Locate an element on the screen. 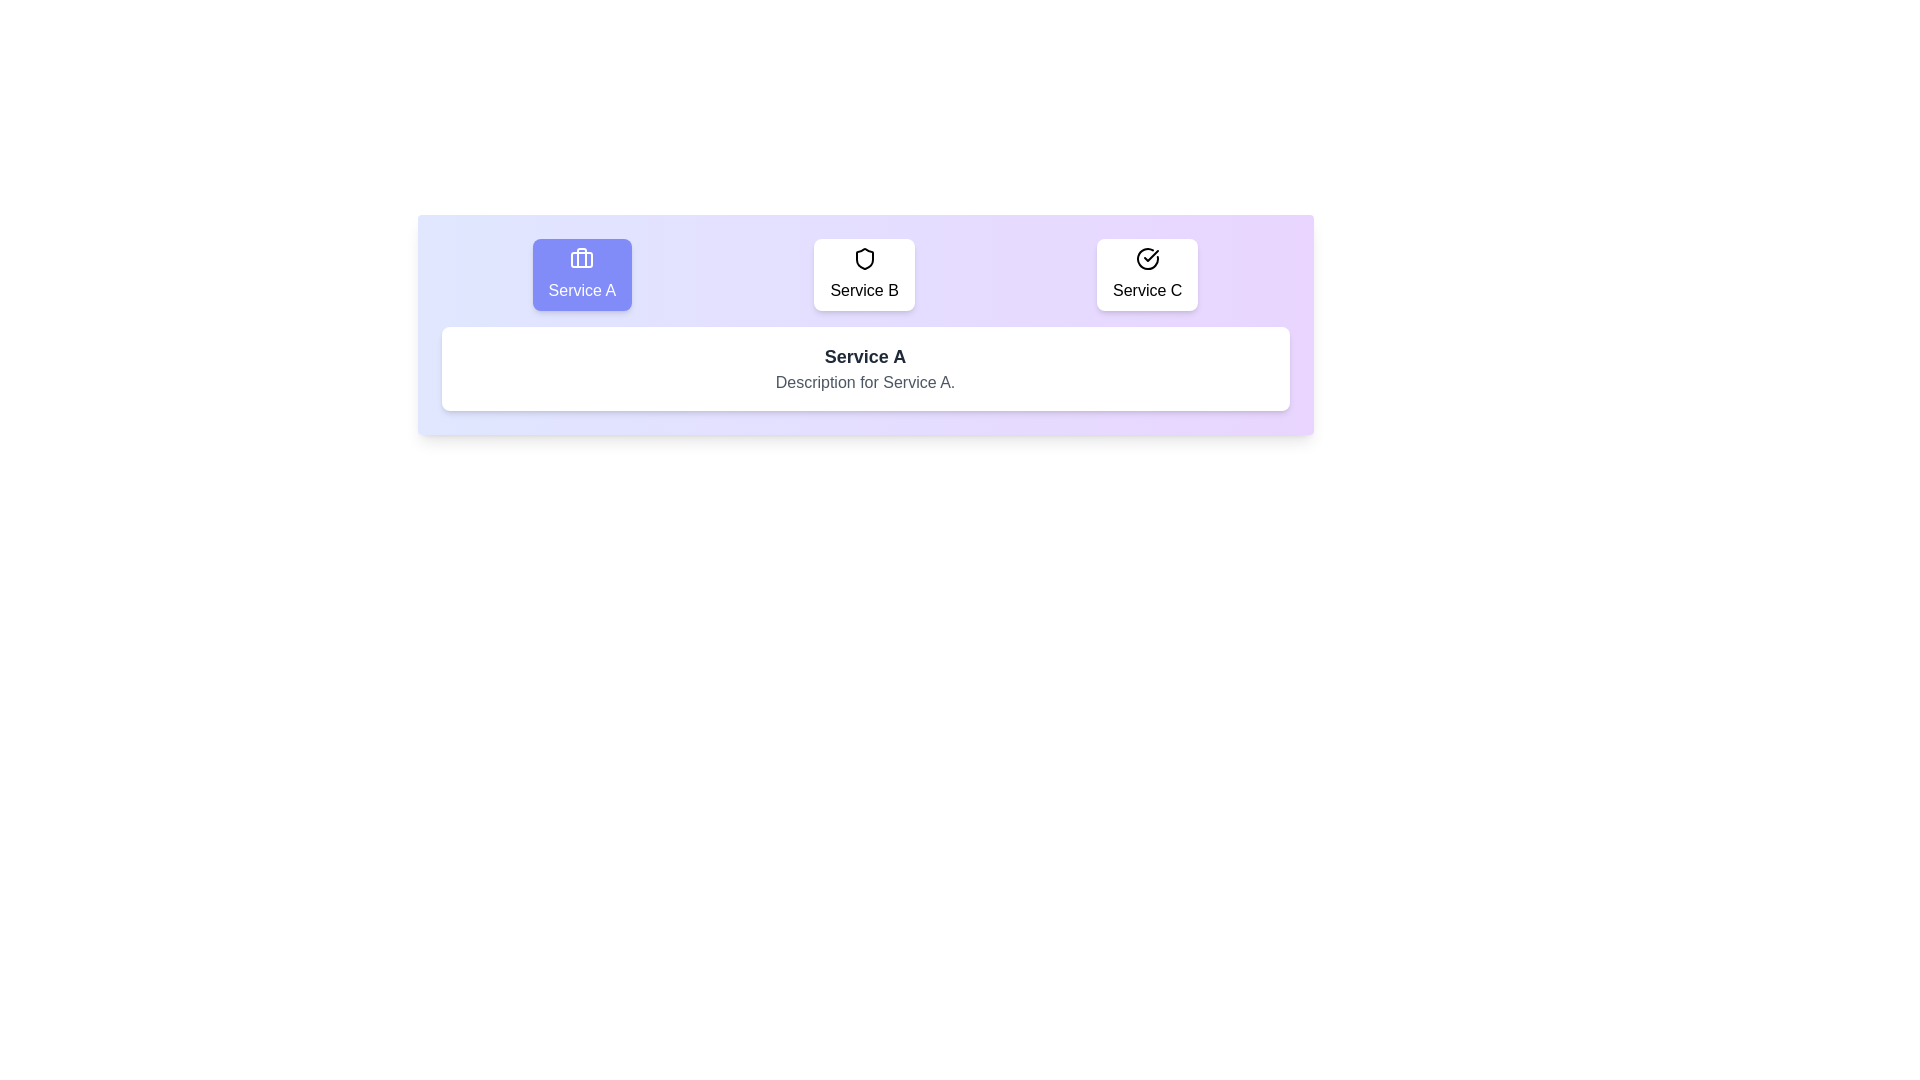 This screenshot has height=1080, width=1920. the 'Service A' button with a purple background and a briefcase icon is located at coordinates (581, 274).